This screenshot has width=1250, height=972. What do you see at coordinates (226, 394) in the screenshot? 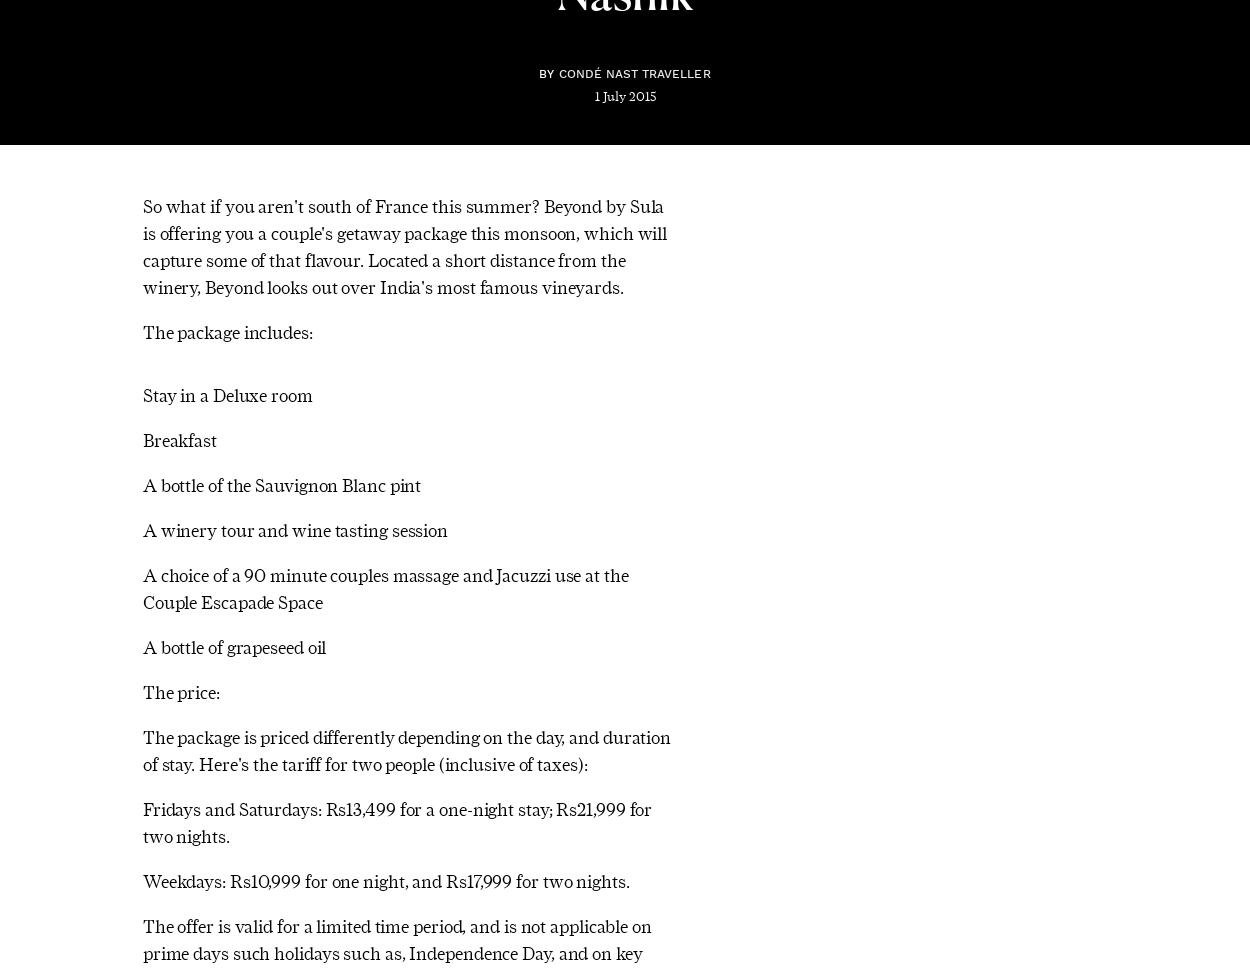
I see `'Stay in a Deluxe room'` at bounding box center [226, 394].